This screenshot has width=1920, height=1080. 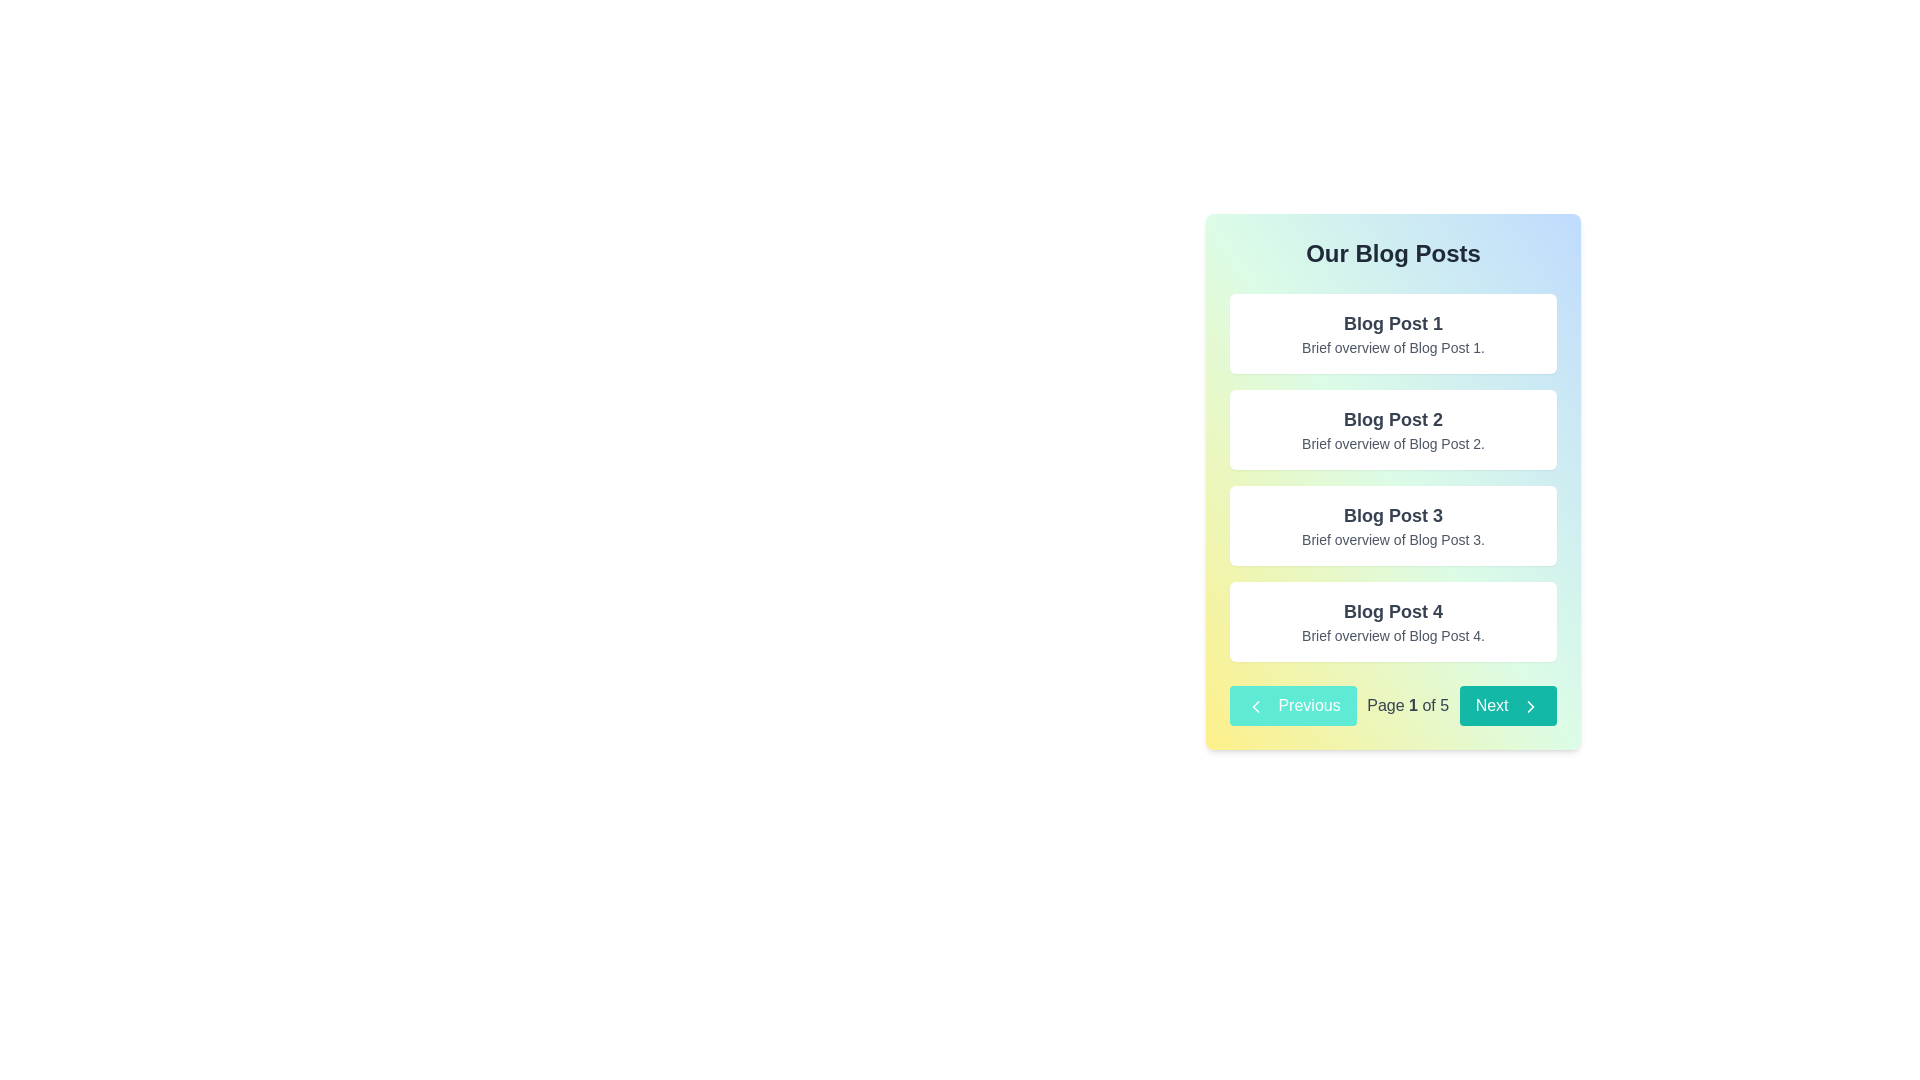 What do you see at coordinates (1392, 636) in the screenshot?
I see `the text display showing 'Brief overview of Blog Post 4.' which is styled in a smaller font size and gray color, positioned as a subtitle below the title 'Blog Post 4'` at bounding box center [1392, 636].